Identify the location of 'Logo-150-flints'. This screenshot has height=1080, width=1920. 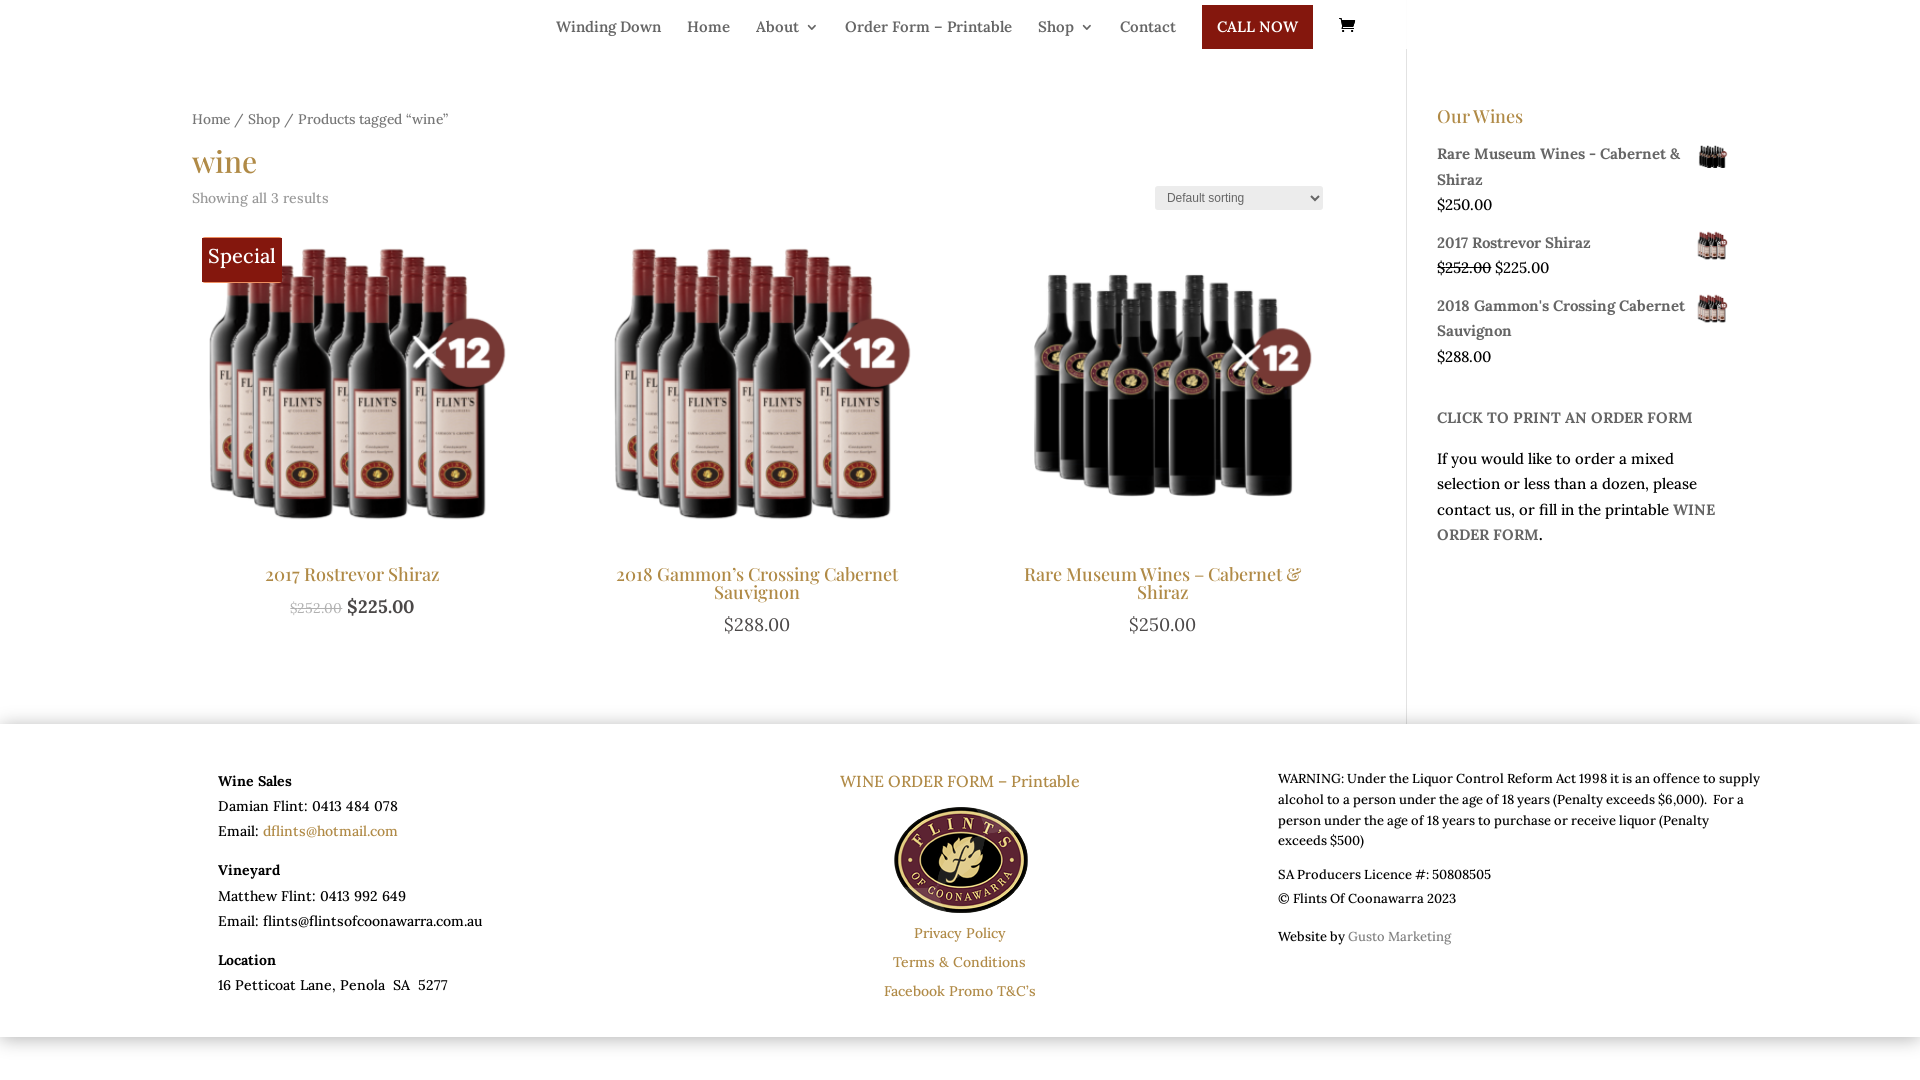
(960, 856).